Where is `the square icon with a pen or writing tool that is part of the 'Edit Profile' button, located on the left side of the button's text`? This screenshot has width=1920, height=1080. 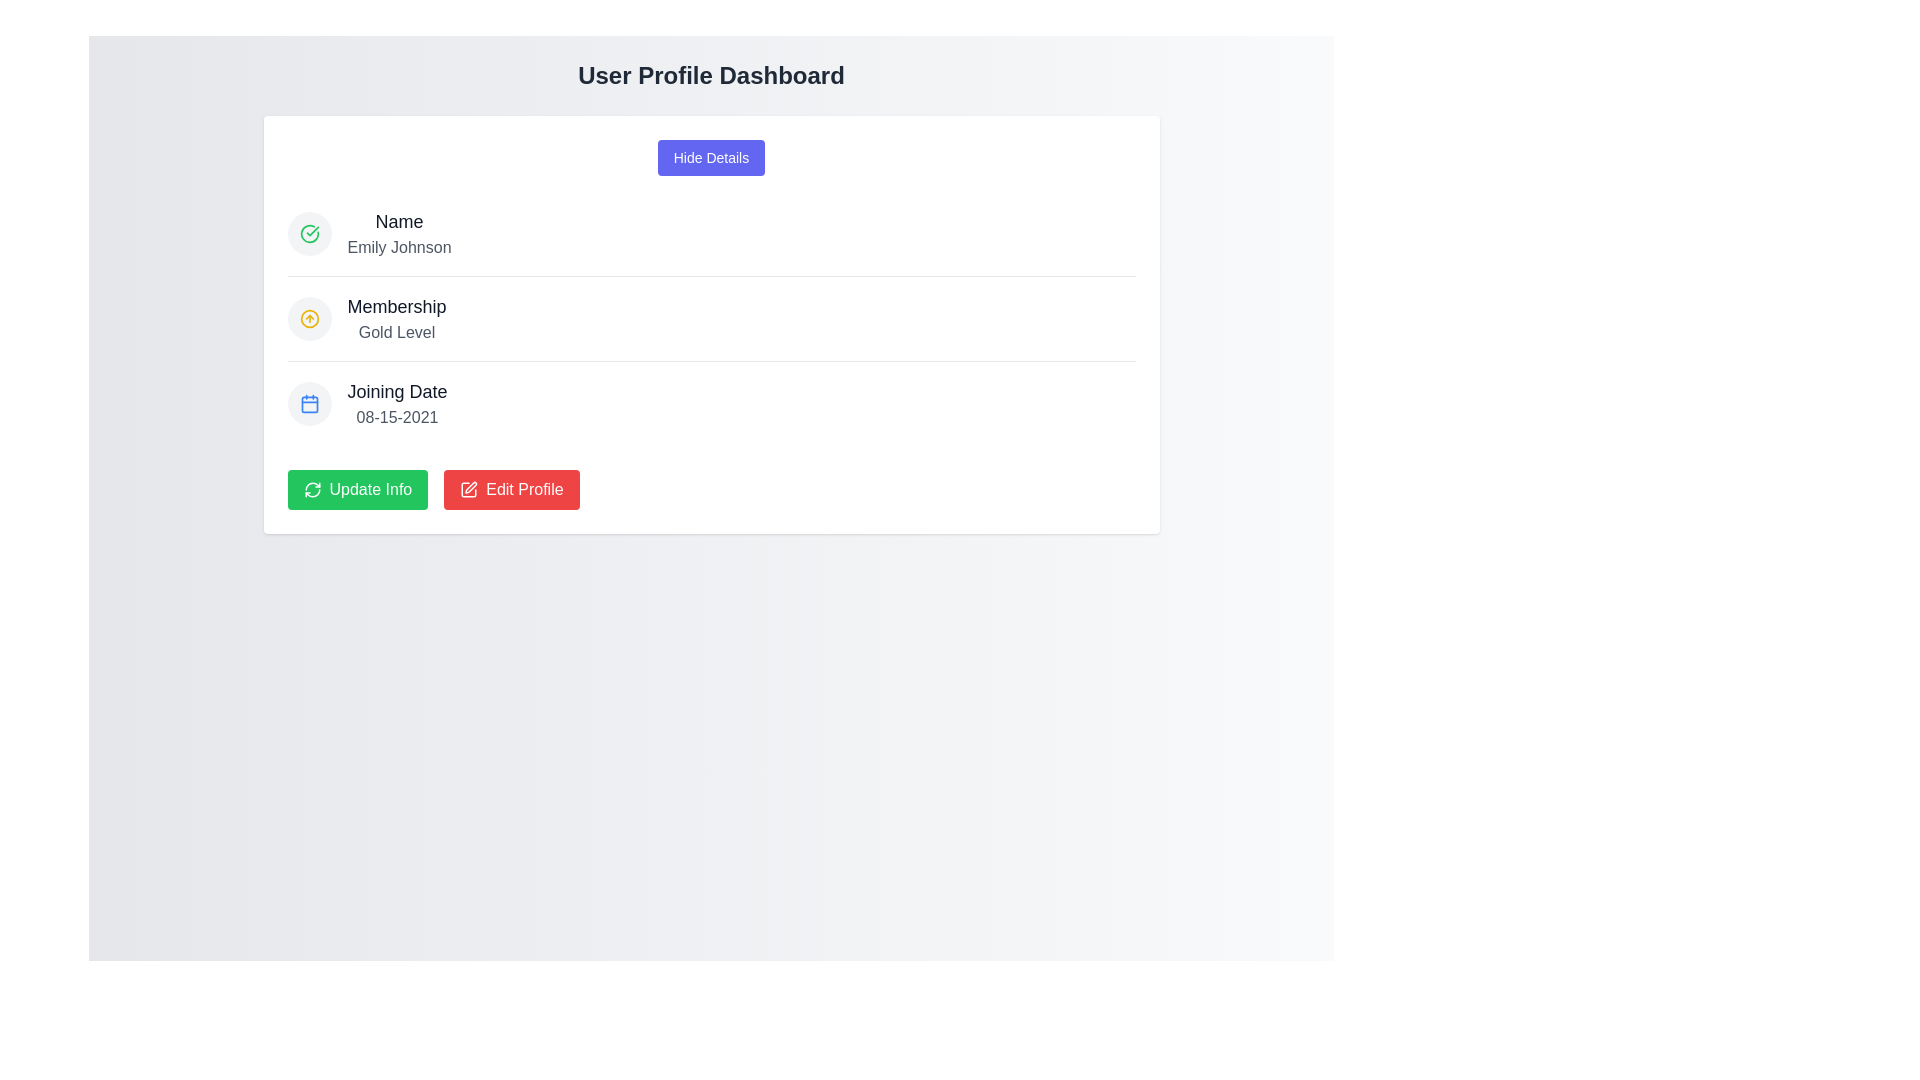
the square icon with a pen or writing tool that is part of the 'Edit Profile' button, located on the left side of the button's text is located at coordinates (468, 489).